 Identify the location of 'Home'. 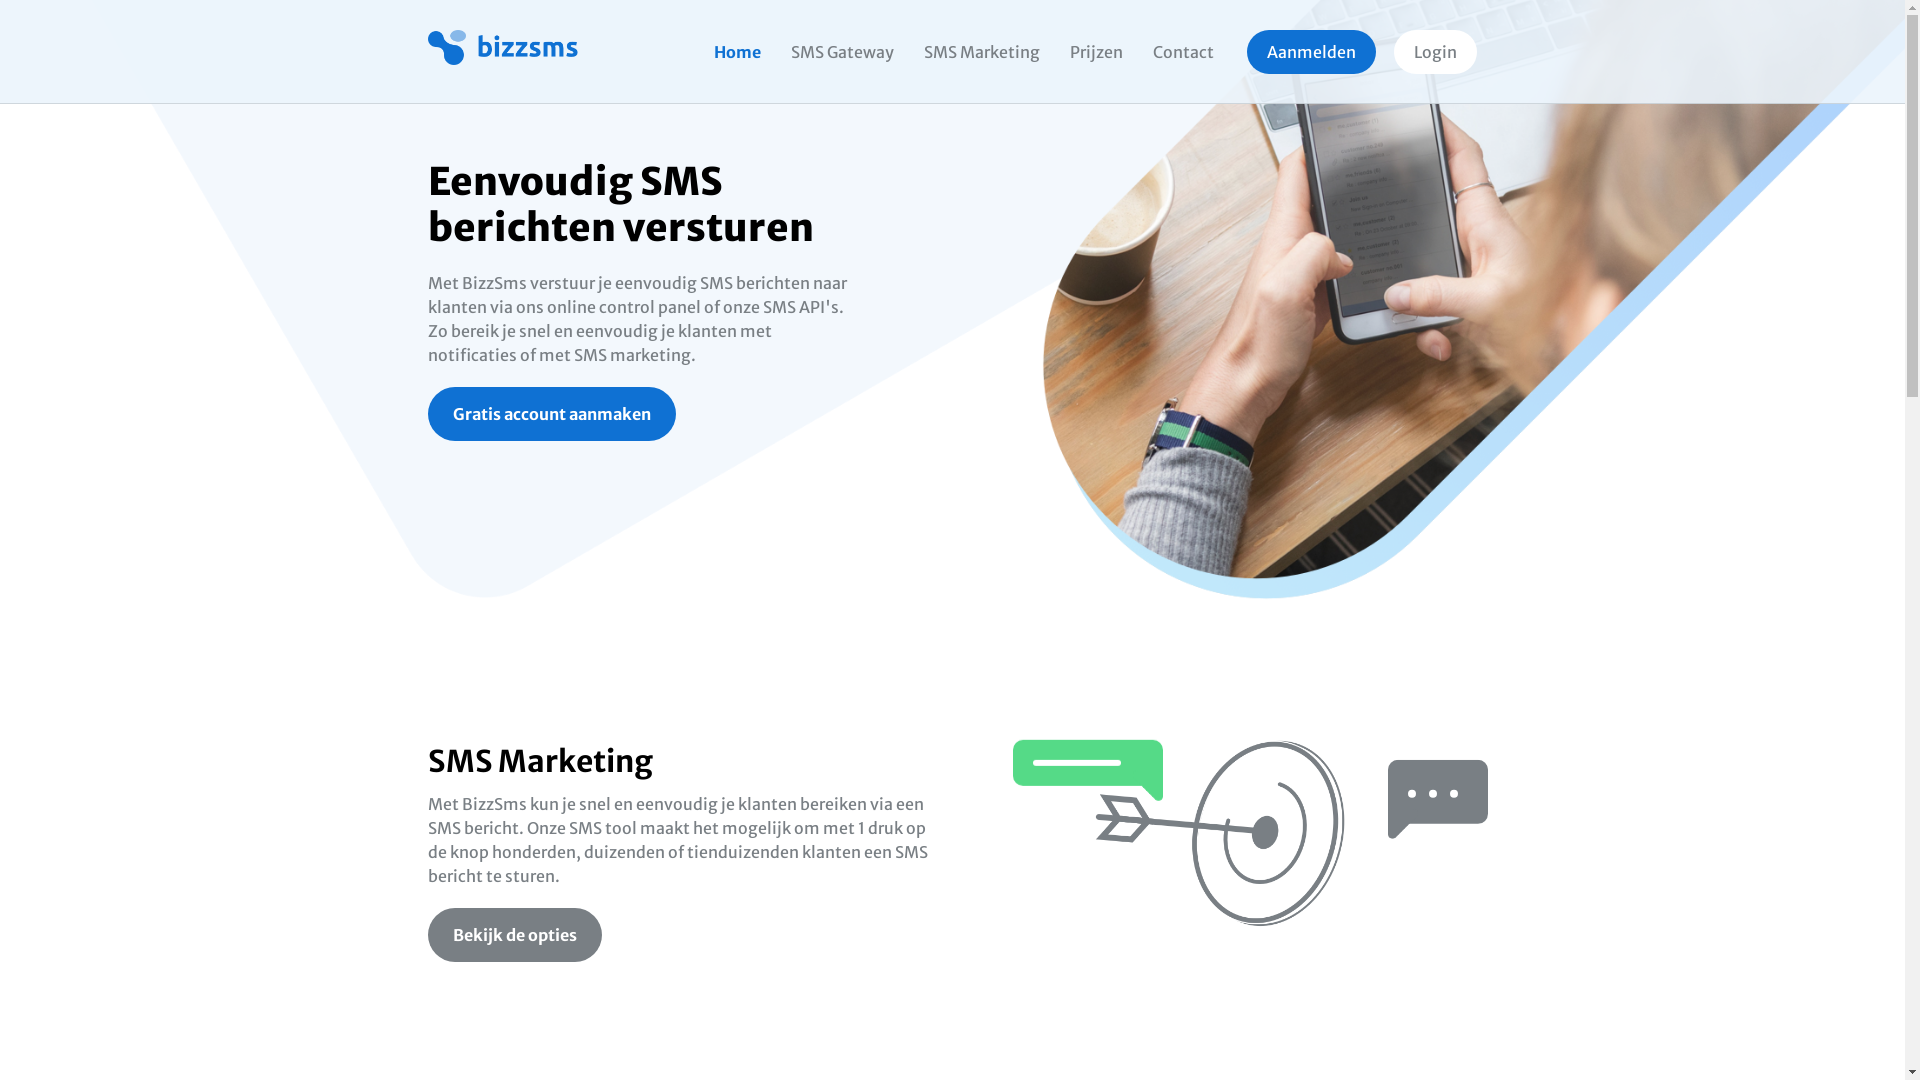
(736, 50).